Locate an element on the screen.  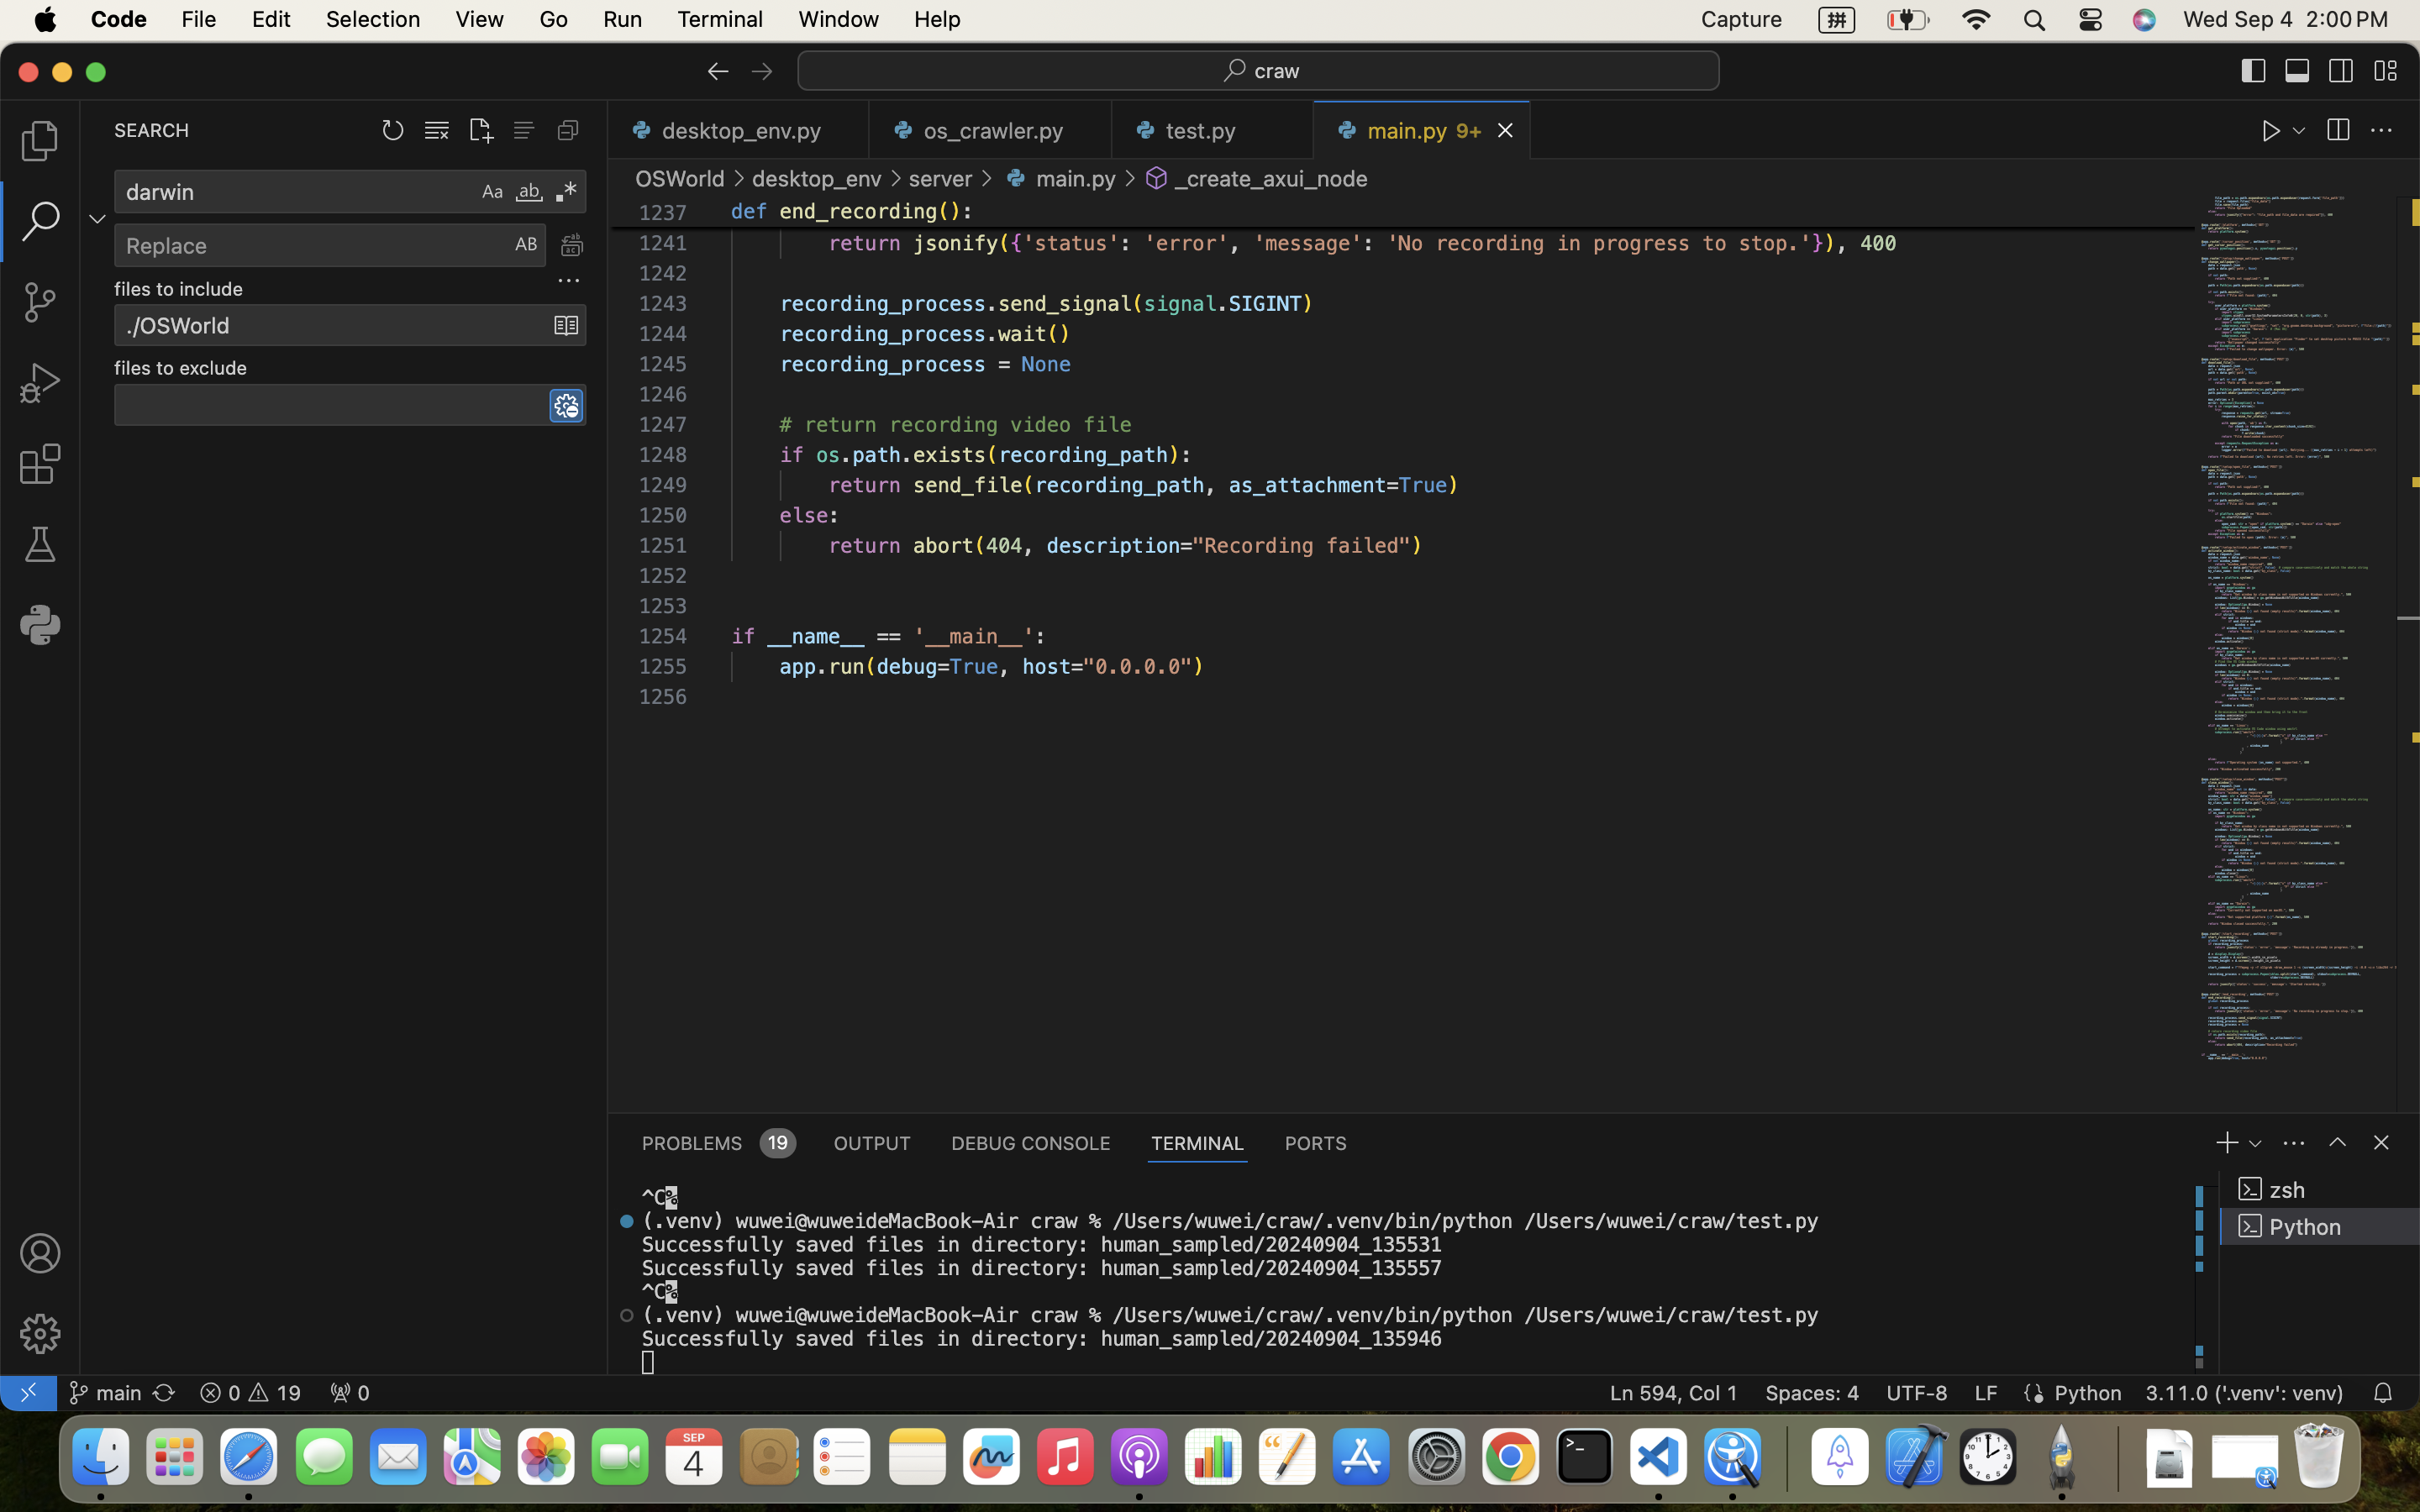
'' is located at coordinates (97, 218).